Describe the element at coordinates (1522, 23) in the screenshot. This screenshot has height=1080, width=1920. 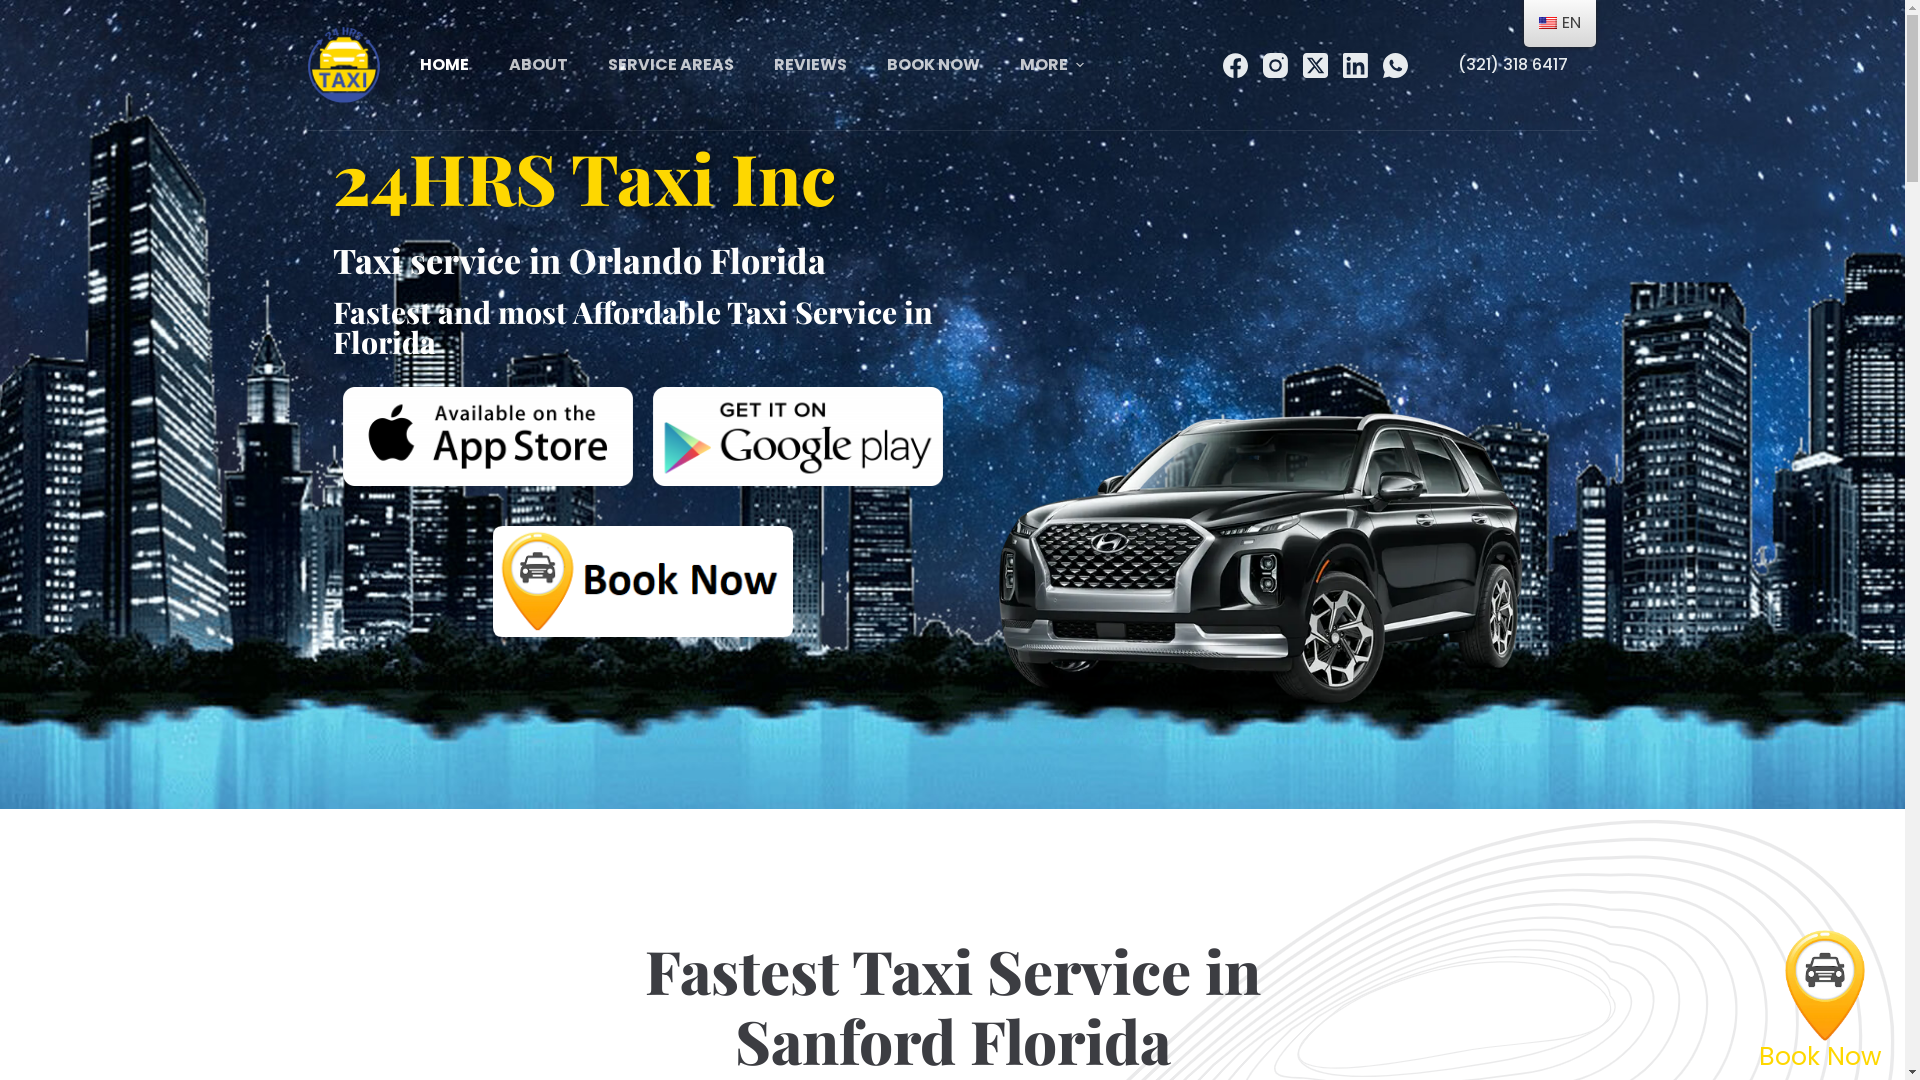
I see `'EN'` at that location.